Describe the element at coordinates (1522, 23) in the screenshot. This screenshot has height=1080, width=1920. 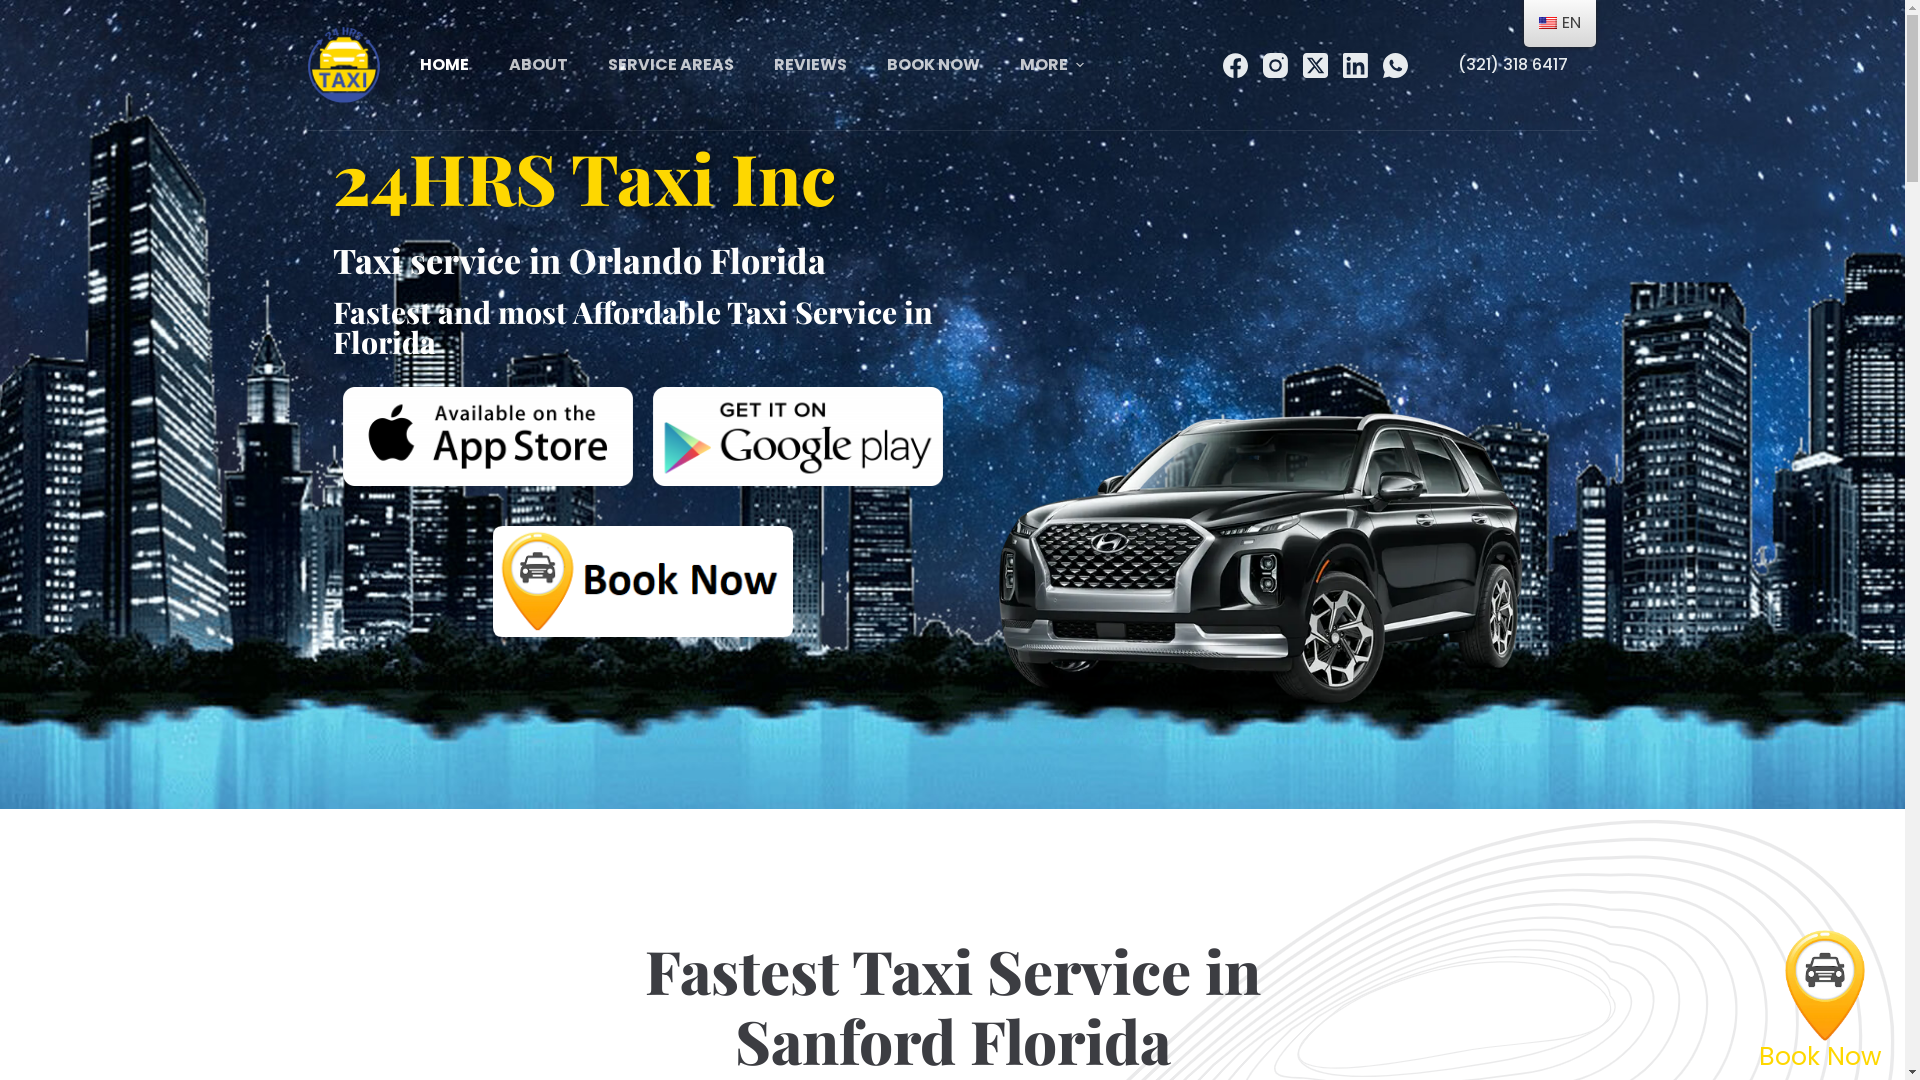
I see `'EN'` at that location.